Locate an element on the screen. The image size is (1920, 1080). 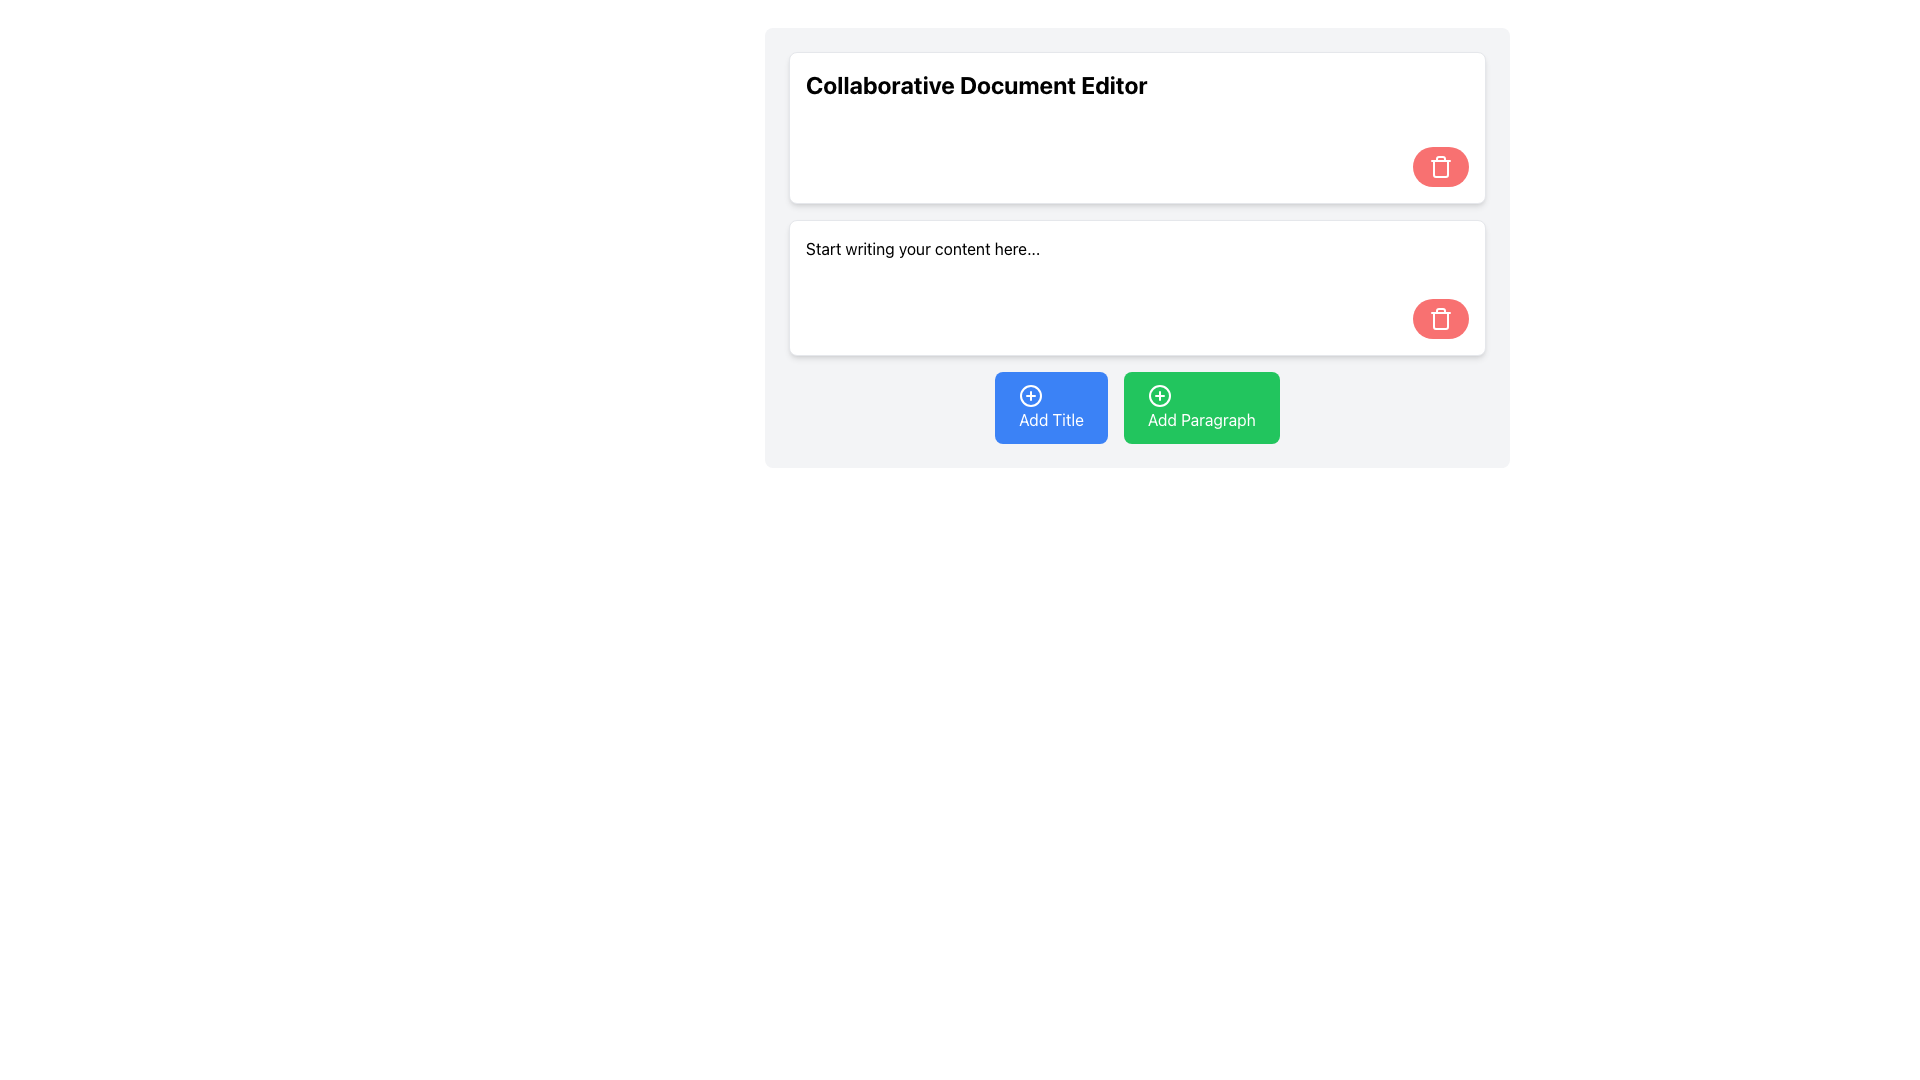
the delete icon located in the top-right corner of the upper content box, which is part of the interactive controls for the content block is located at coordinates (1440, 165).